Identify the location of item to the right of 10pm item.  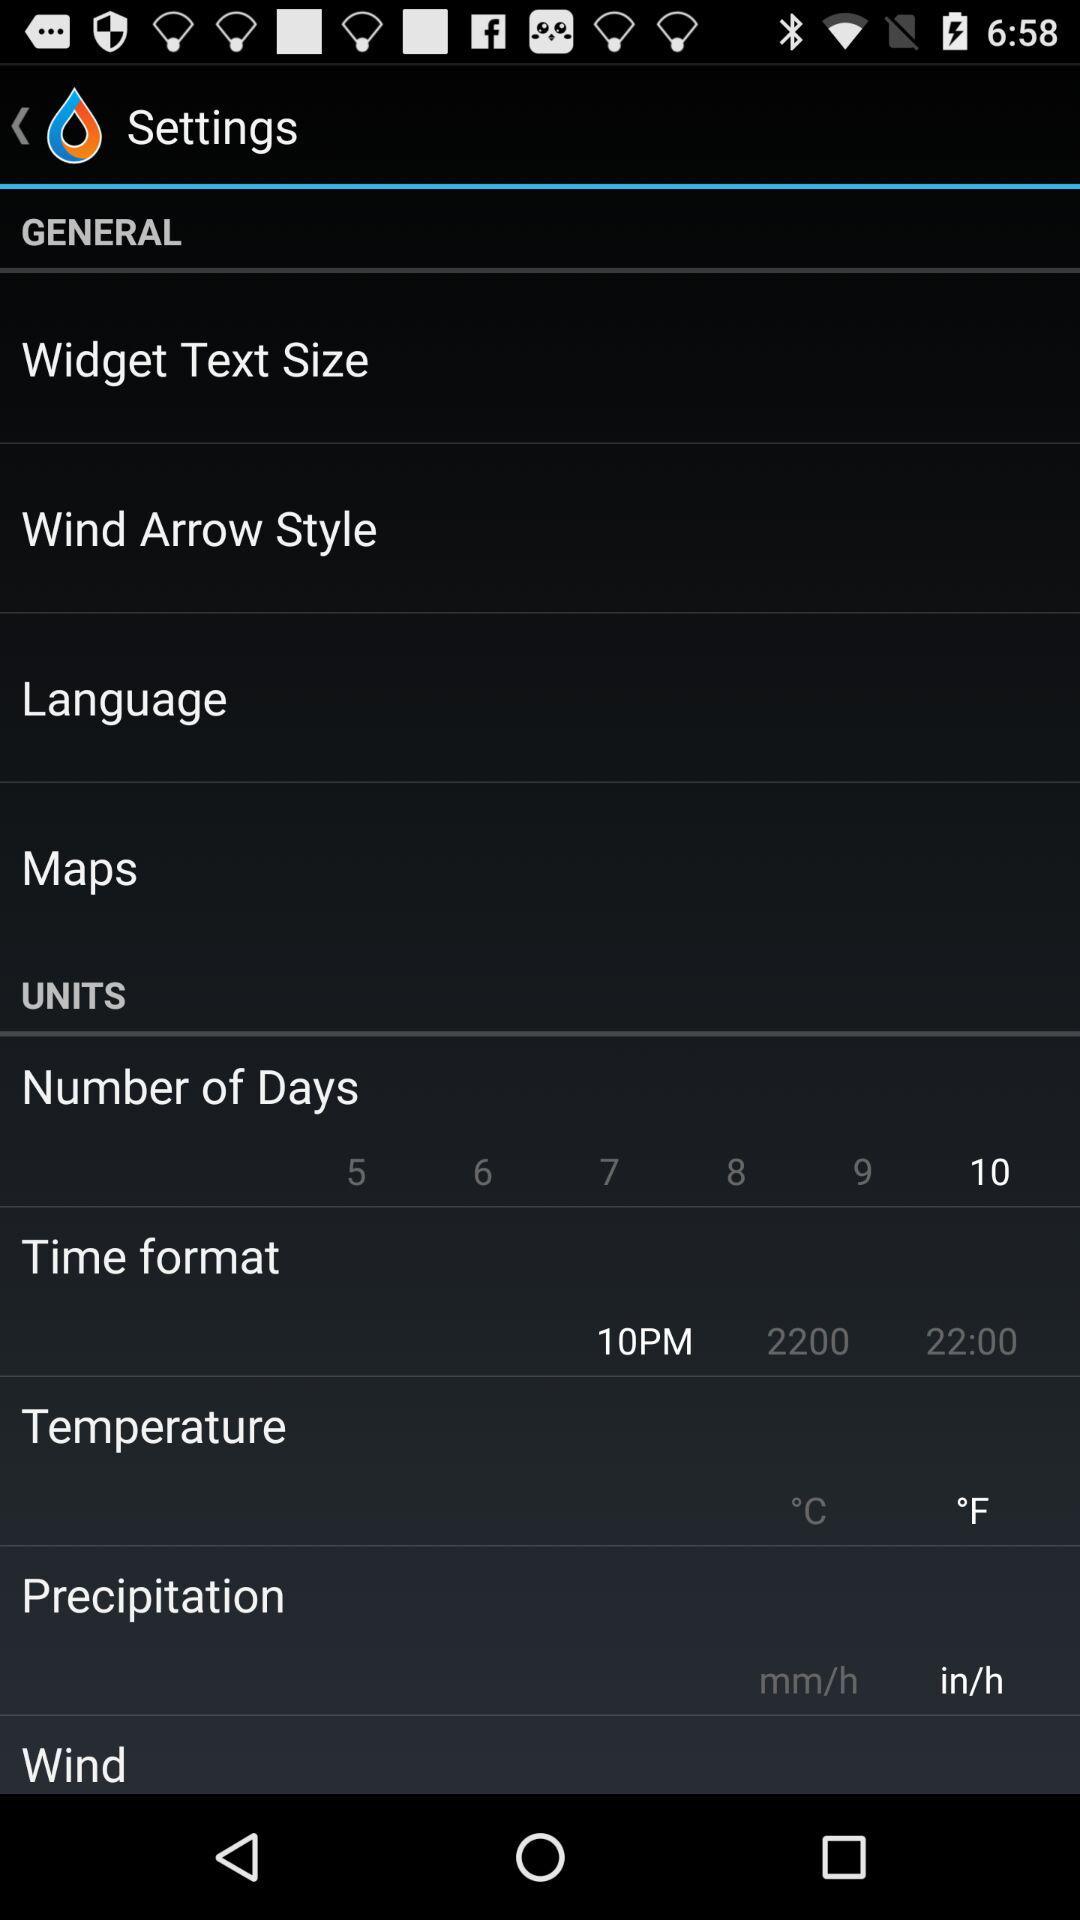
(807, 1340).